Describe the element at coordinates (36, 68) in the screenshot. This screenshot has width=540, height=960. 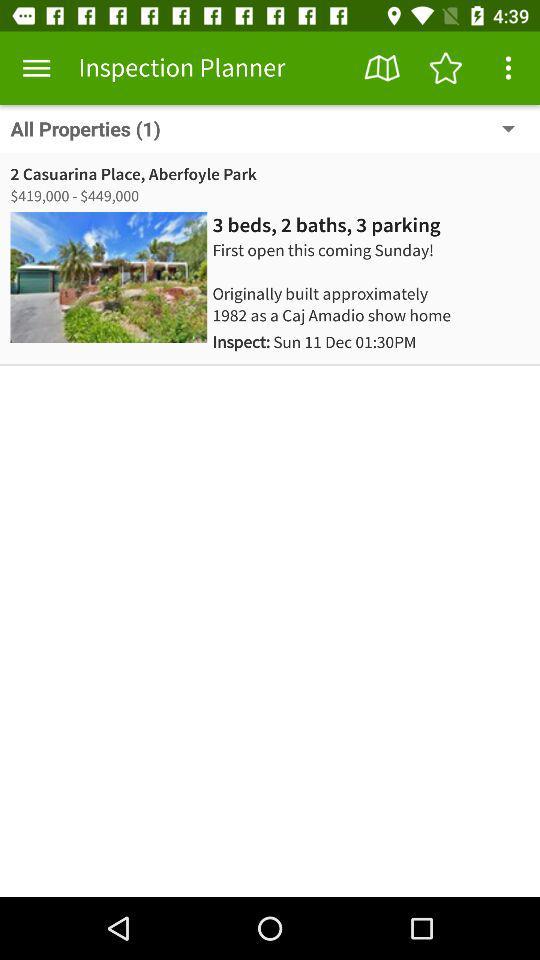
I see `app above the all properties (1) item` at that location.